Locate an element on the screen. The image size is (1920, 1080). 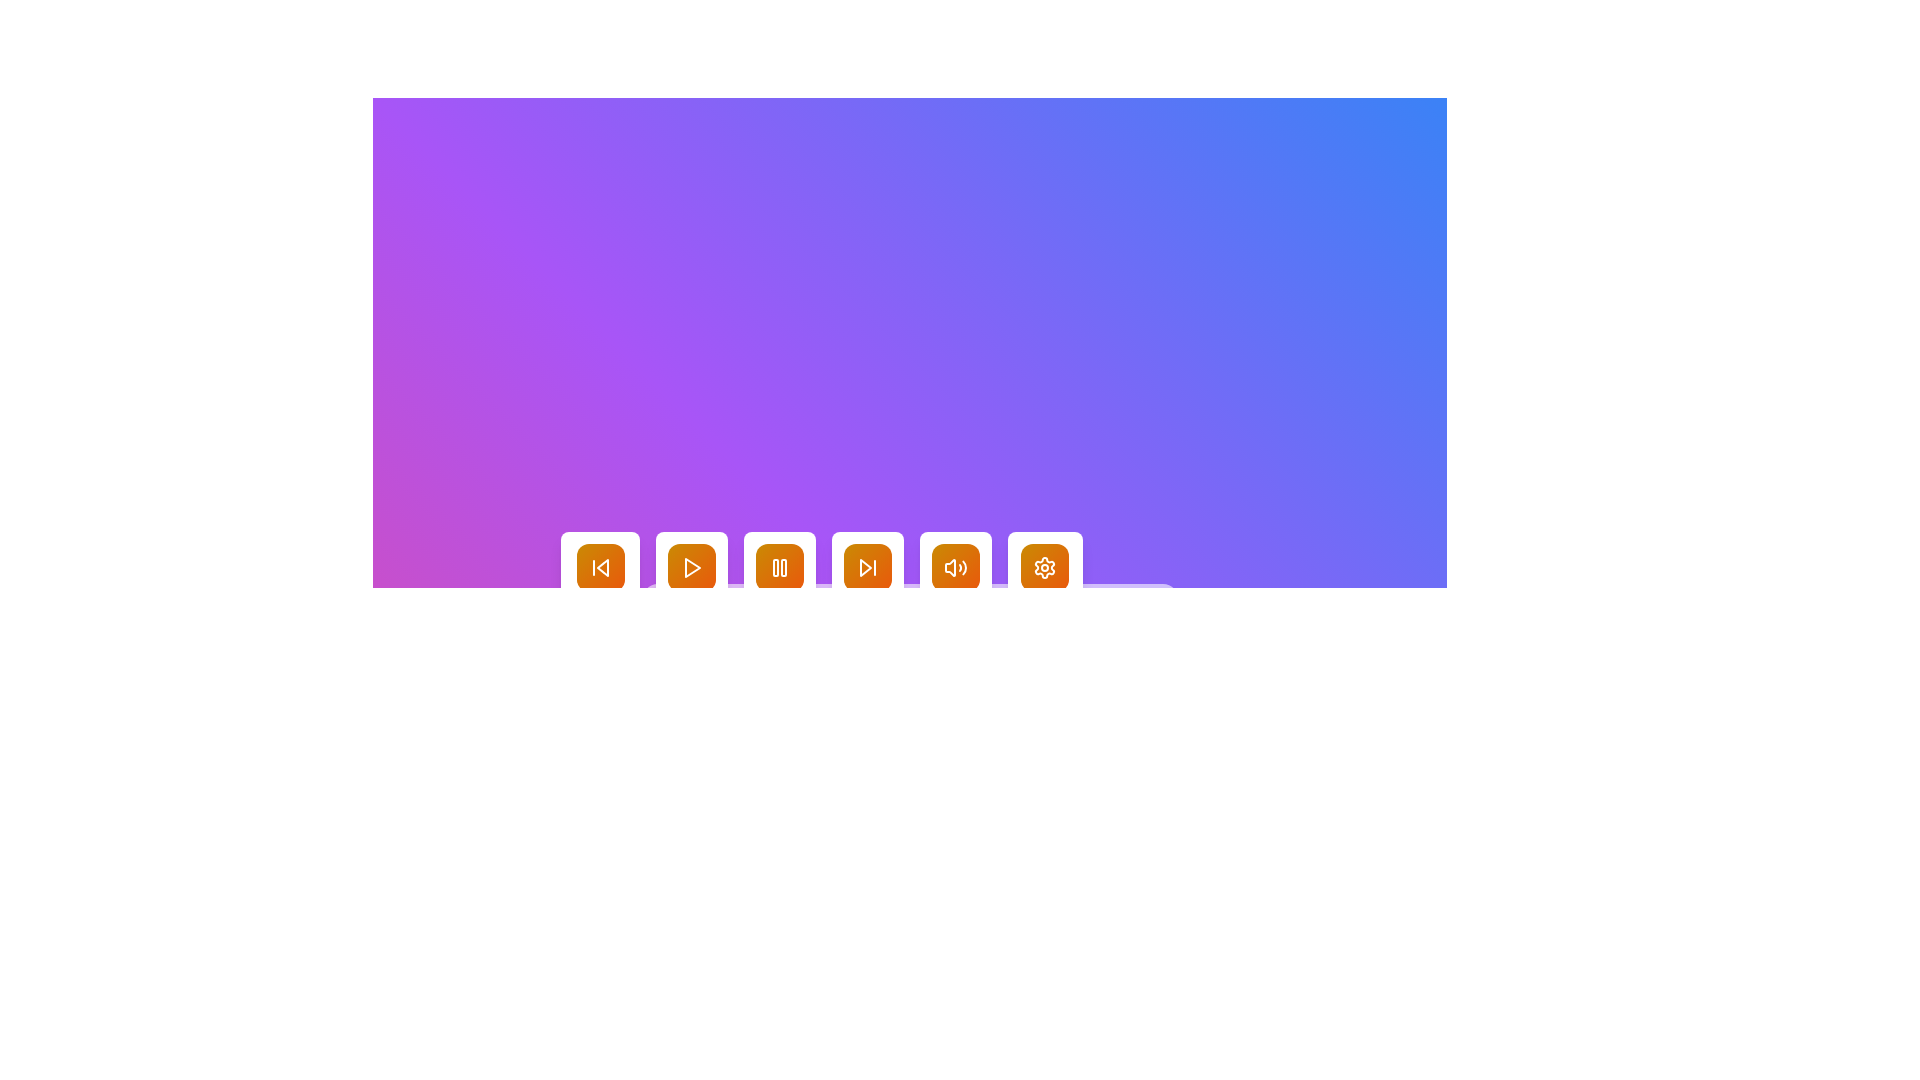
the graphical speaker icon located at the bottom-center of the interface to alter its state or perform an action is located at coordinates (949, 567).